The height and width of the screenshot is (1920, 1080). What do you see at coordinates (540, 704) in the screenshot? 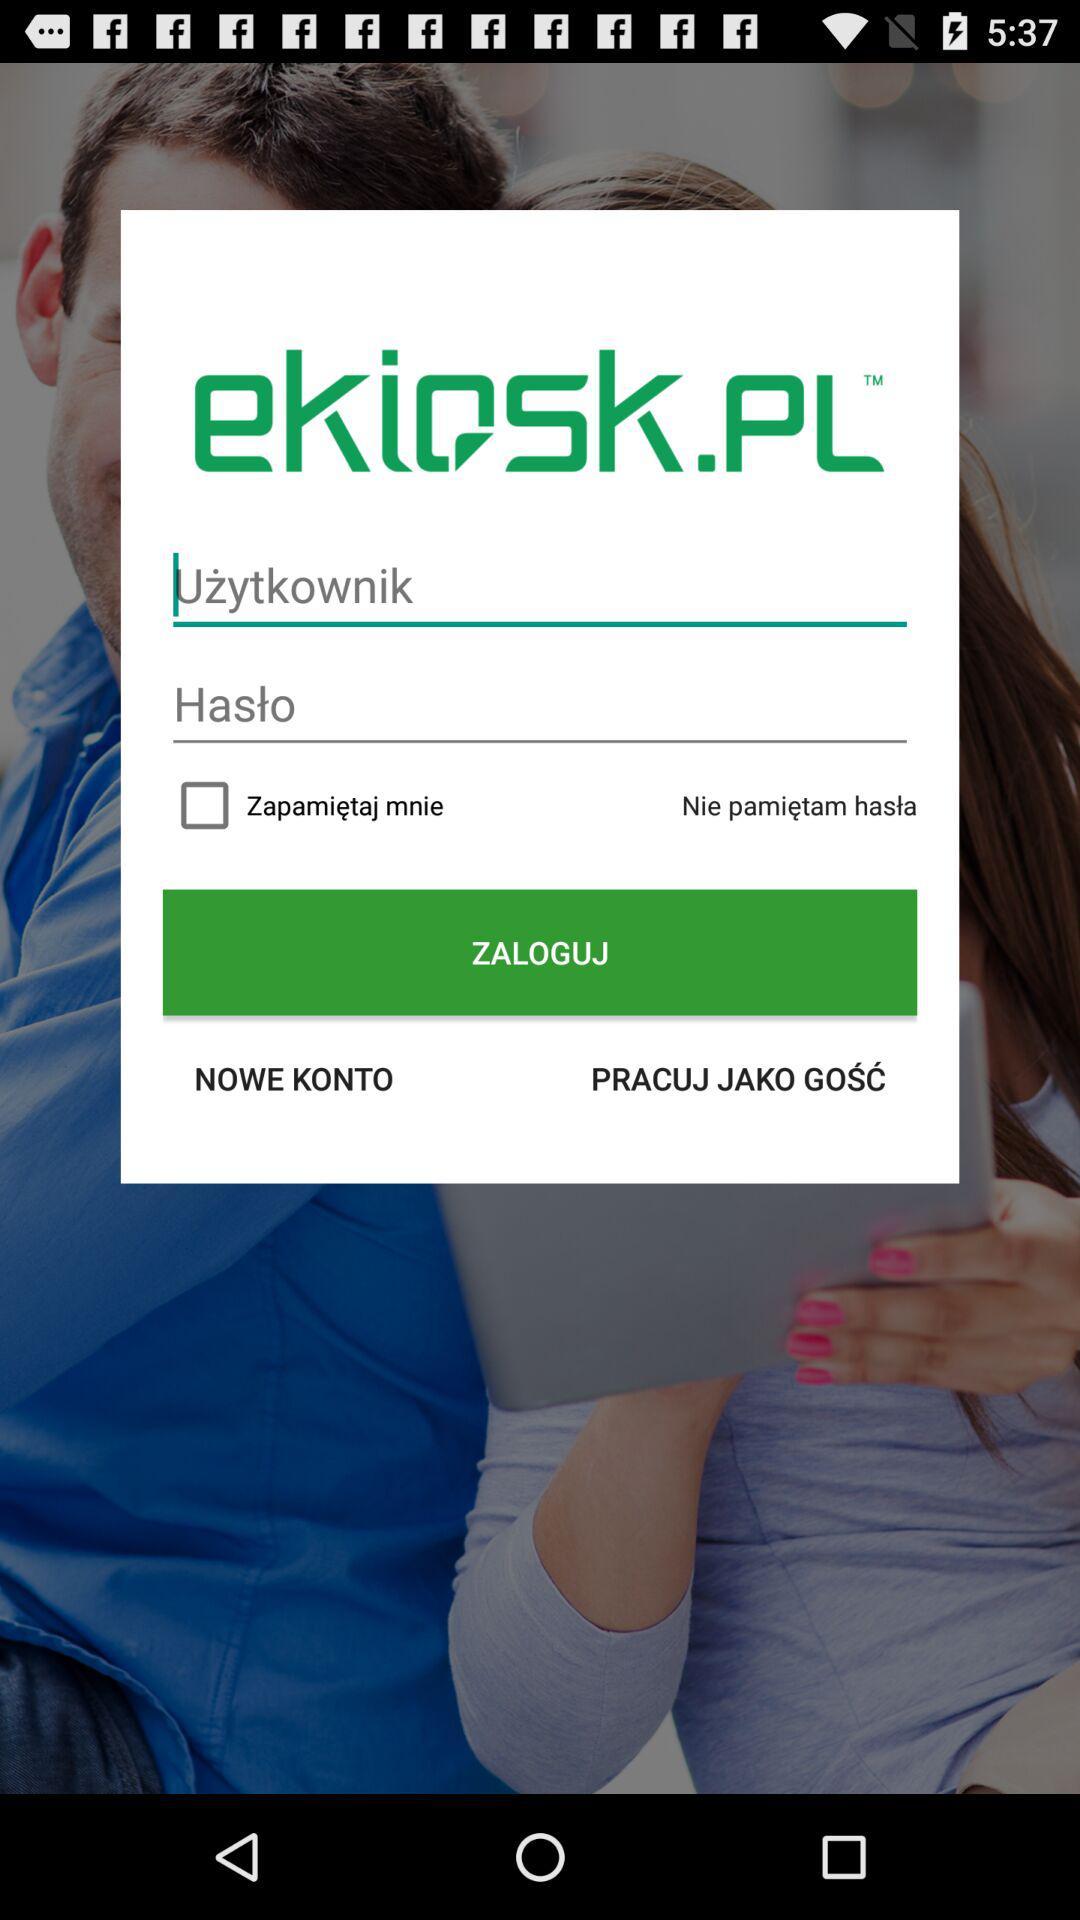
I see `password field` at bounding box center [540, 704].